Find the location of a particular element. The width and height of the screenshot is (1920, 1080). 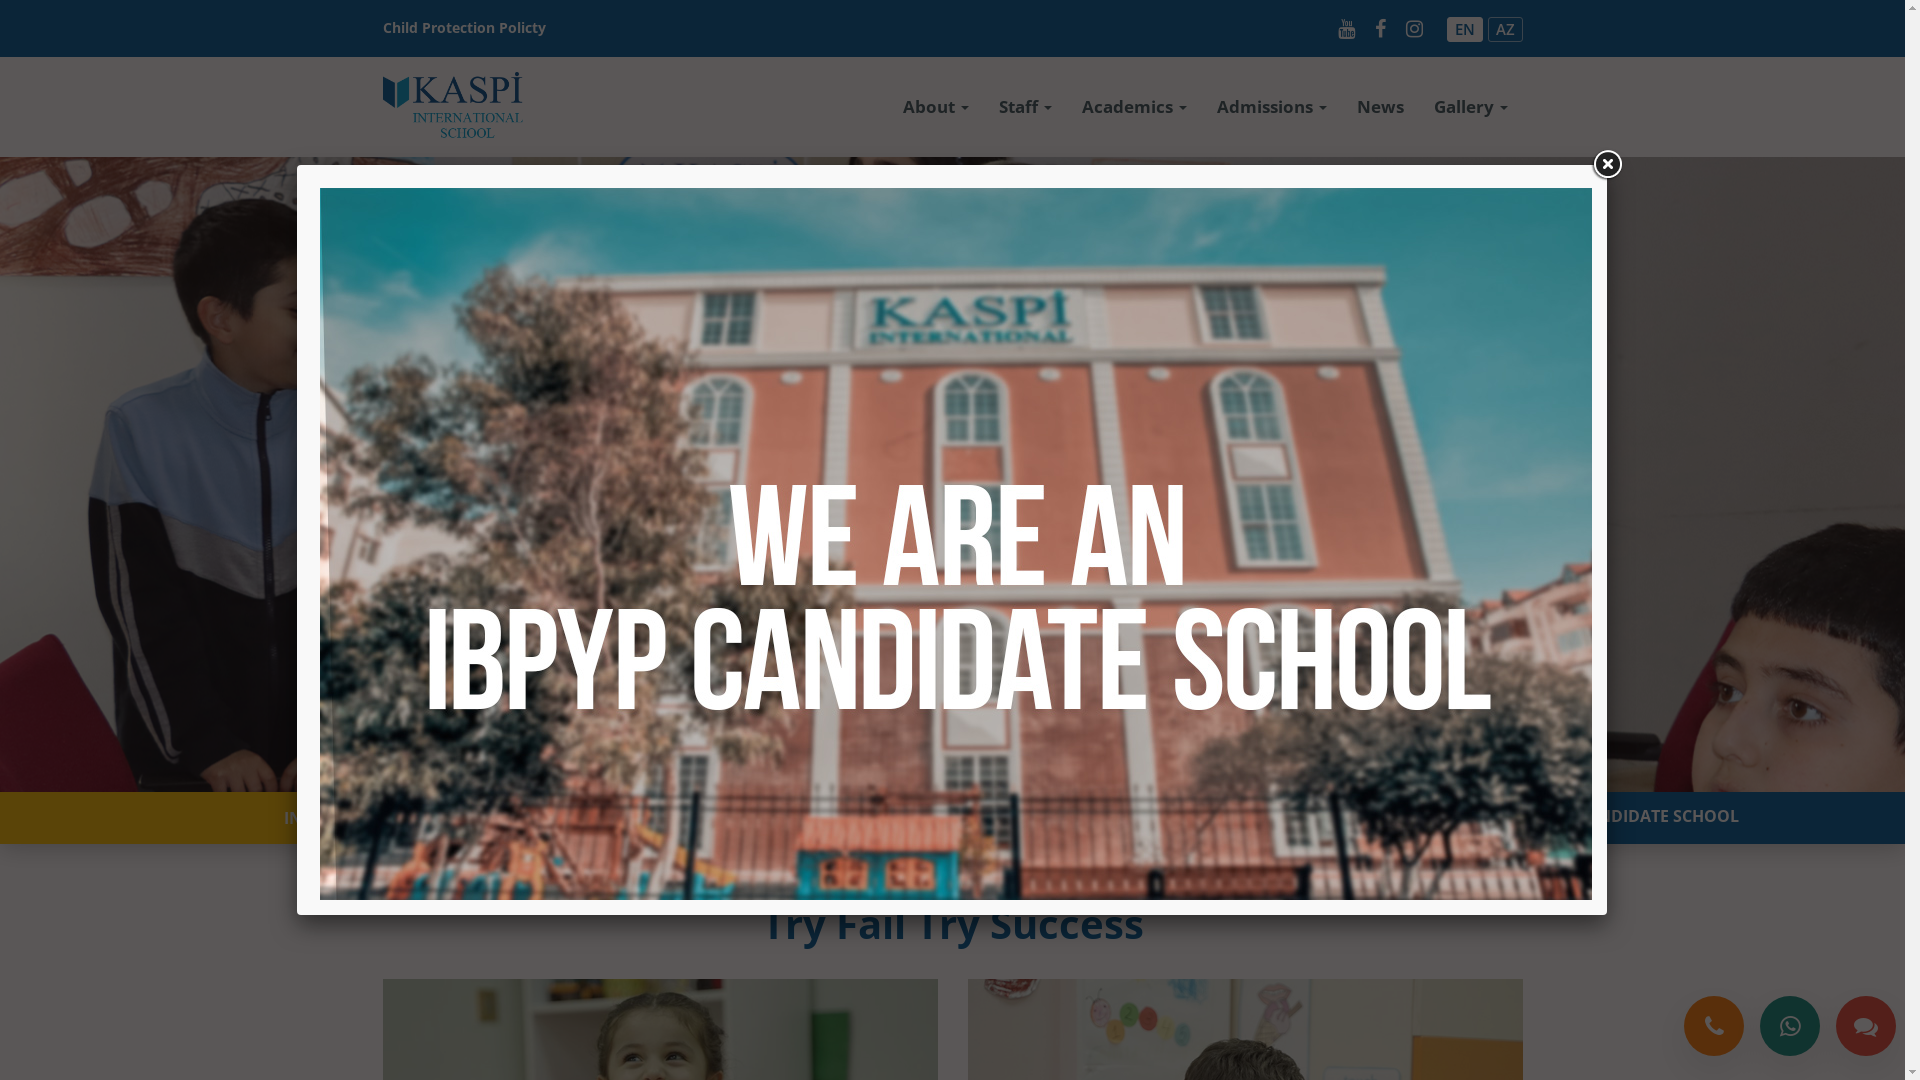

'EN' is located at coordinates (1464, 28).